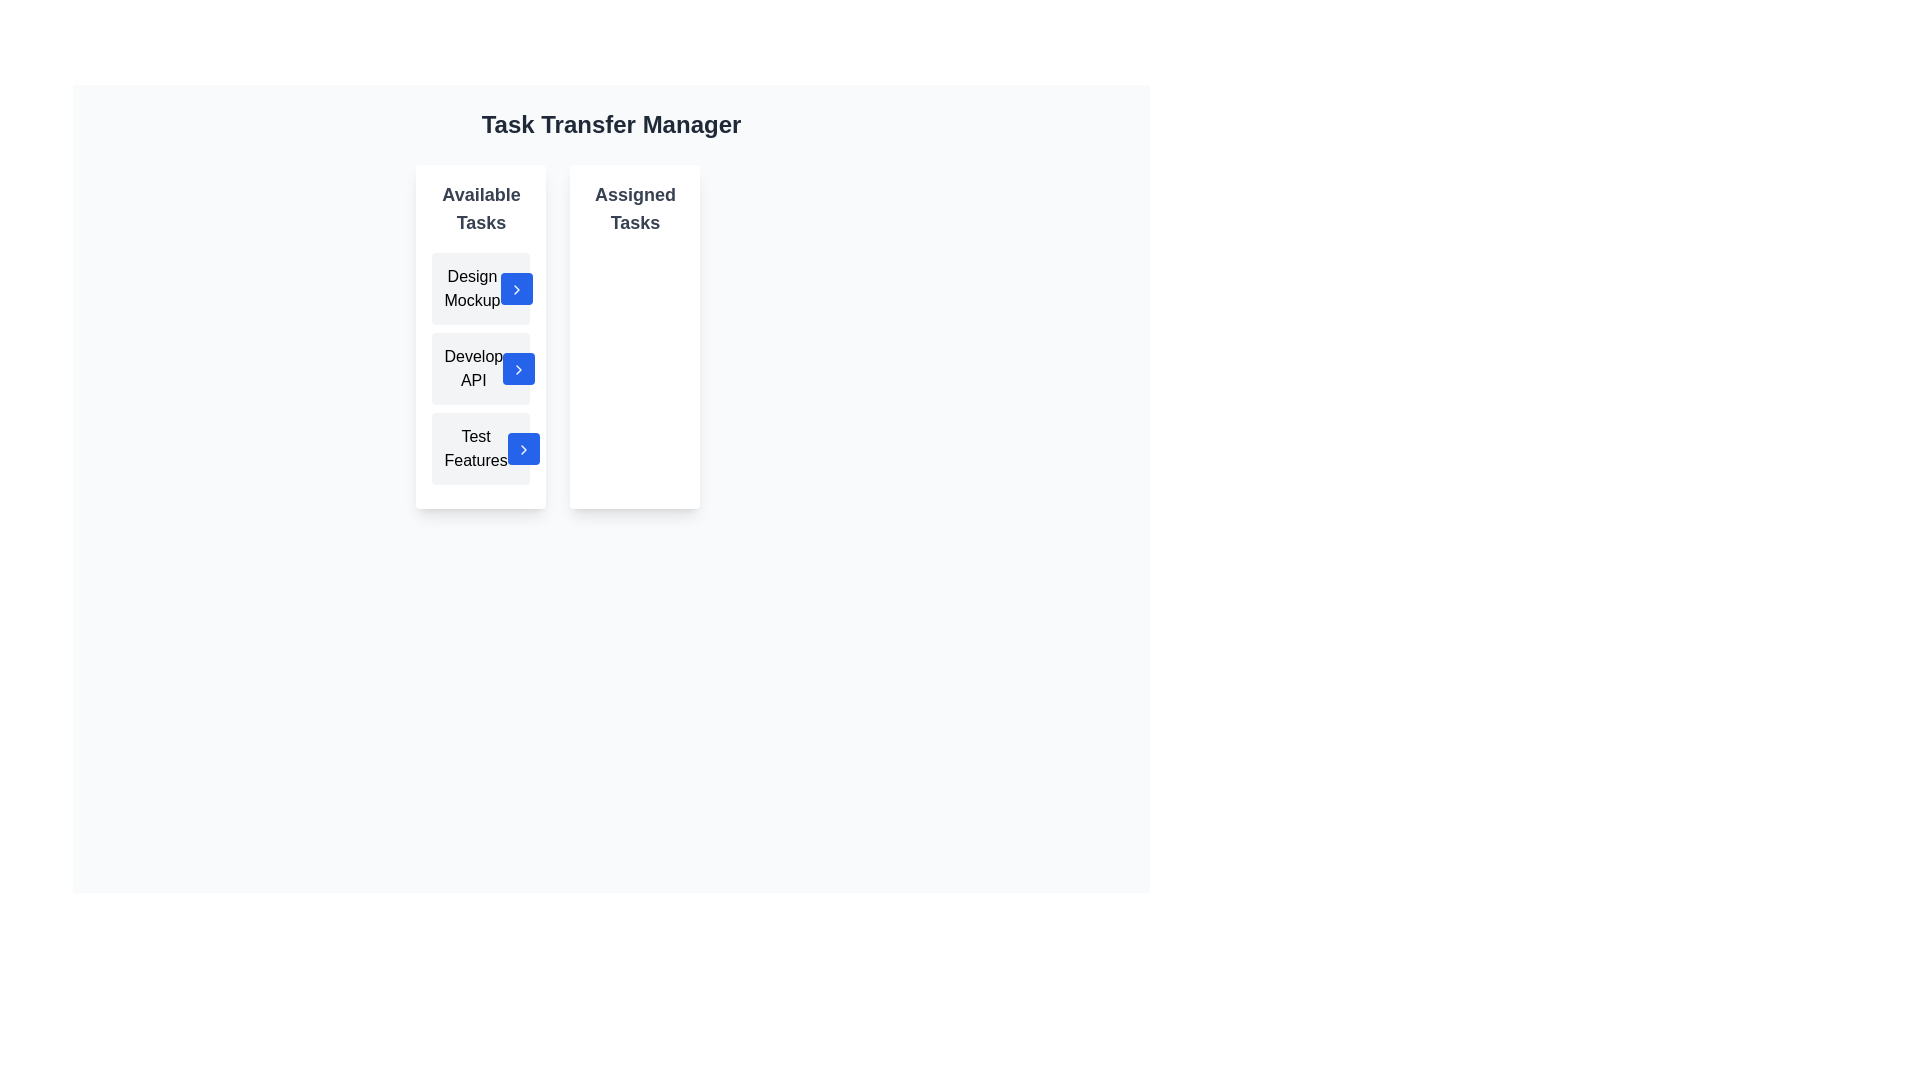  Describe the element at coordinates (481, 447) in the screenshot. I see `to select the task named 'Test Features' from the list of available tasks` at that location.